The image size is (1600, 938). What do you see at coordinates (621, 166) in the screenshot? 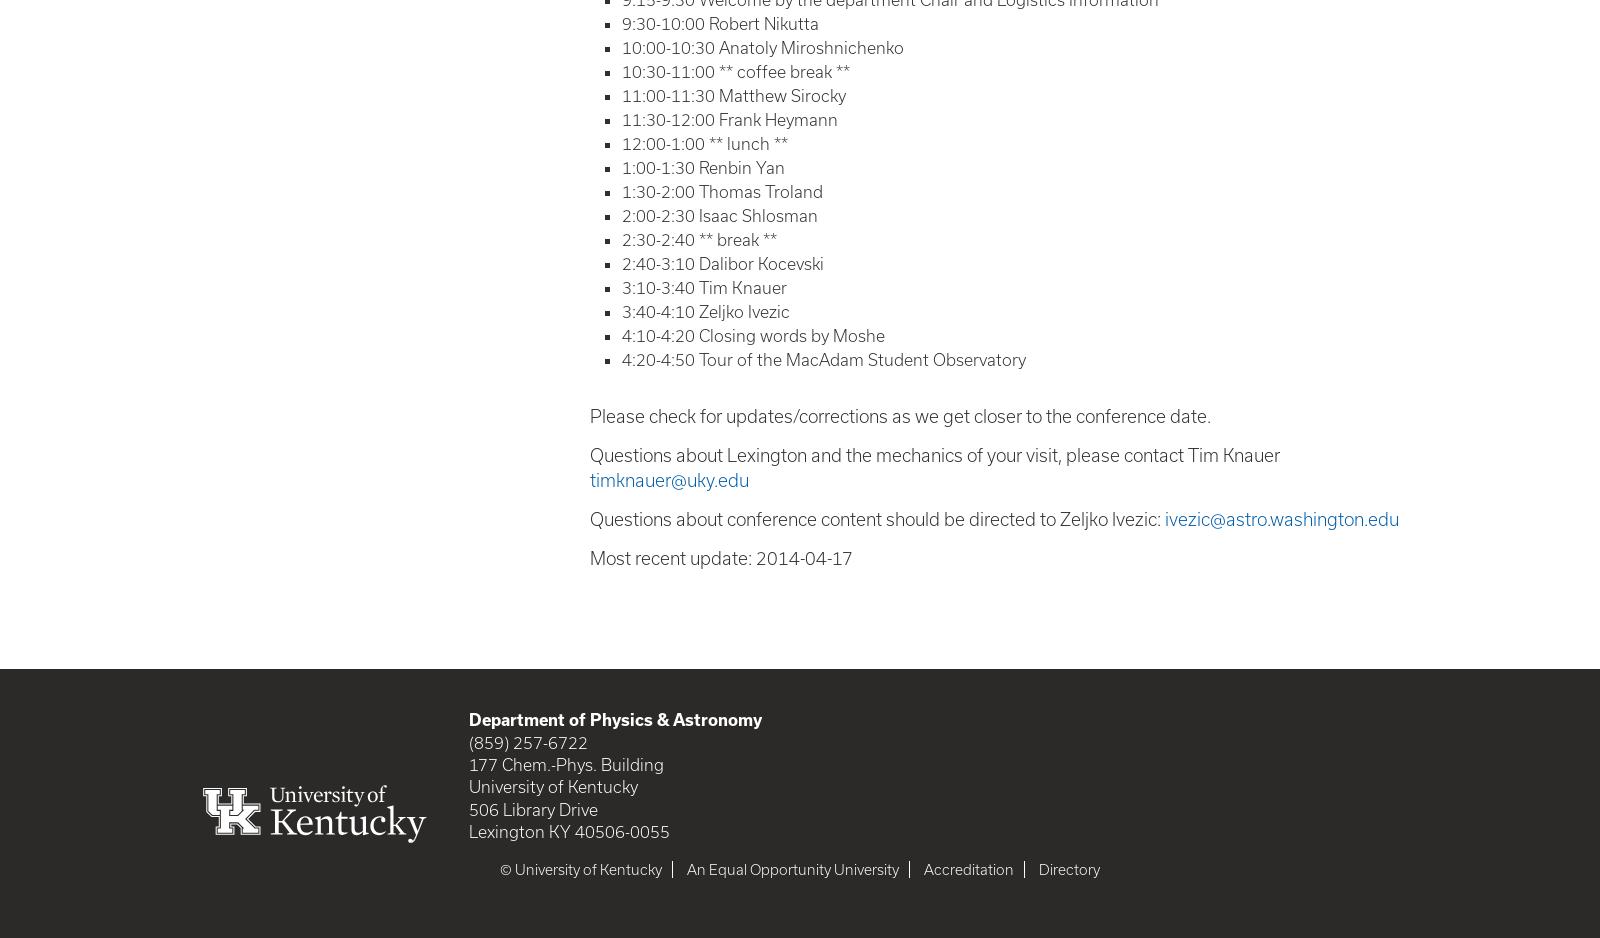
I see `'1:00-1:30 Renbin Yan'` at bounding box center [621, 166].